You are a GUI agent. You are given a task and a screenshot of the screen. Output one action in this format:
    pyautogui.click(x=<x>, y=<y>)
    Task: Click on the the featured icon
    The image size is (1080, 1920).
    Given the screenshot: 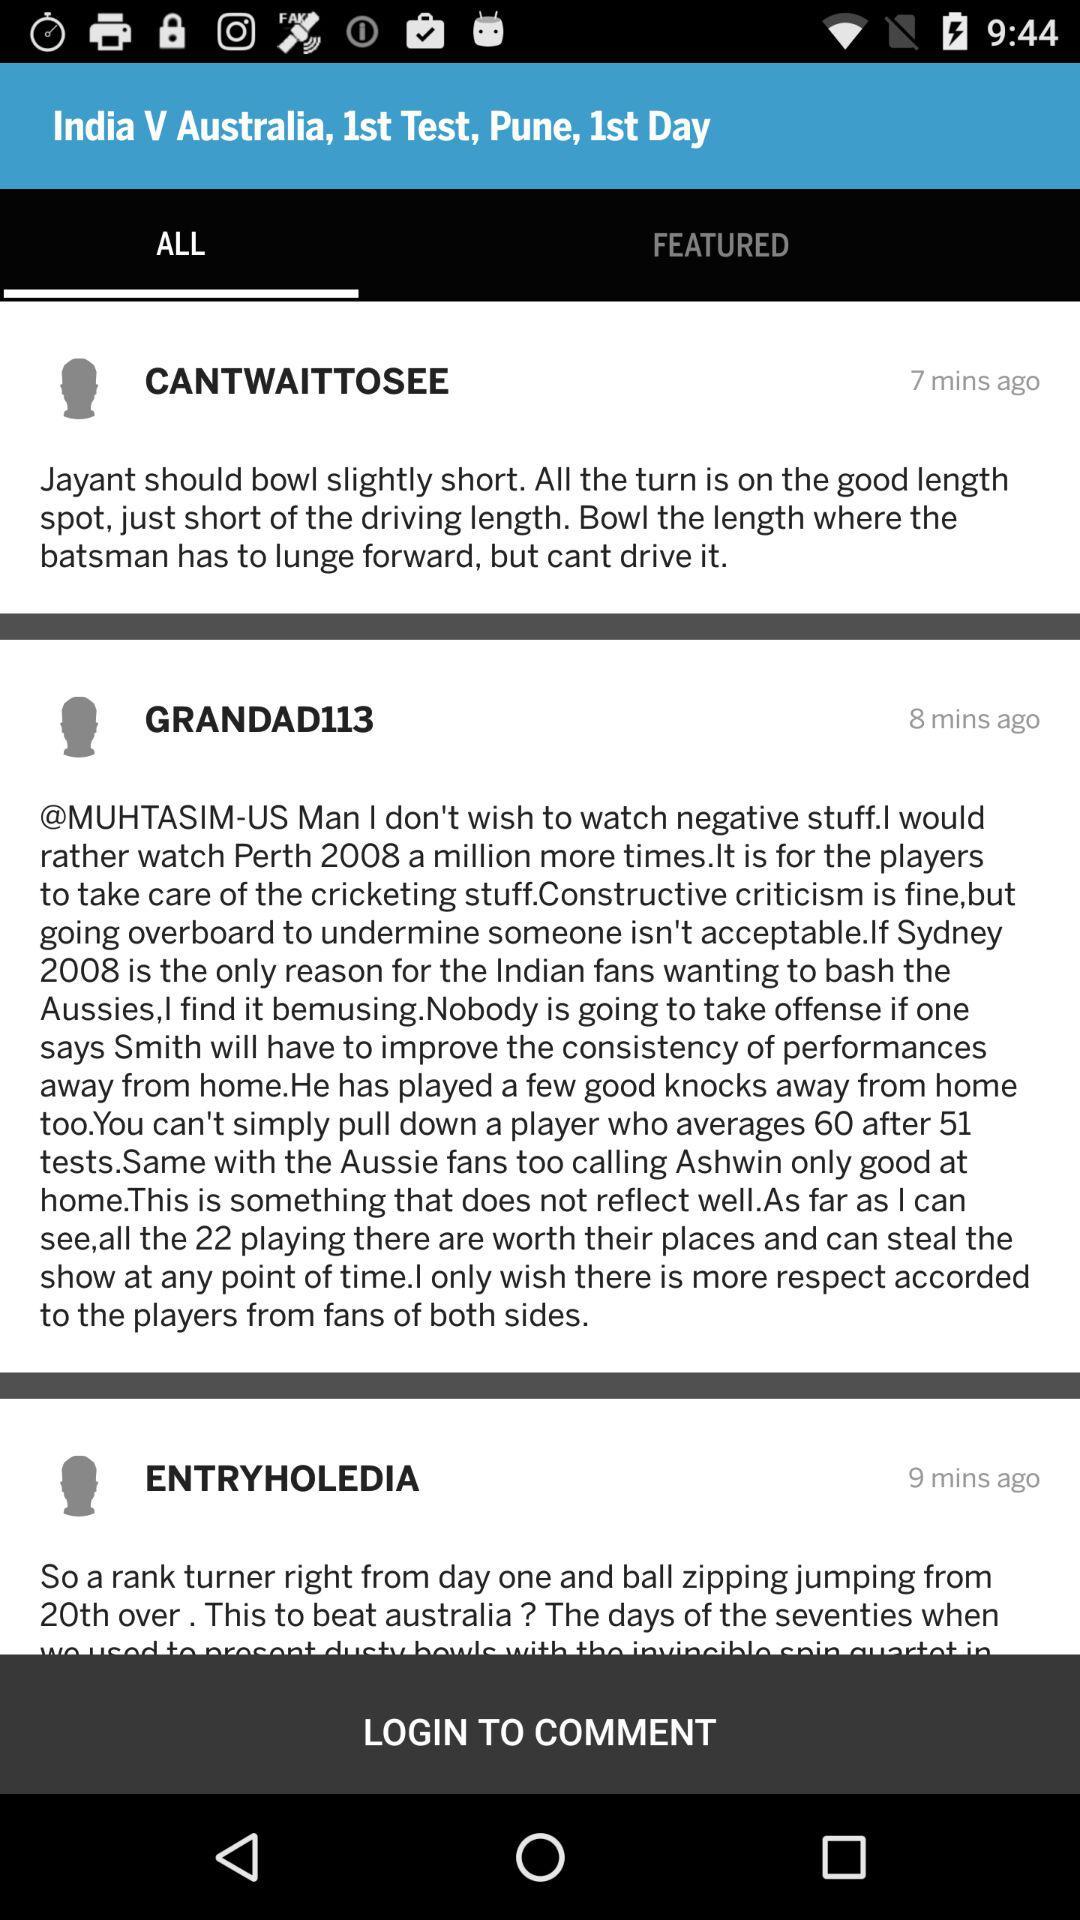 What is the action you would take?
    pyautogui.click(x=721, y=244)
    